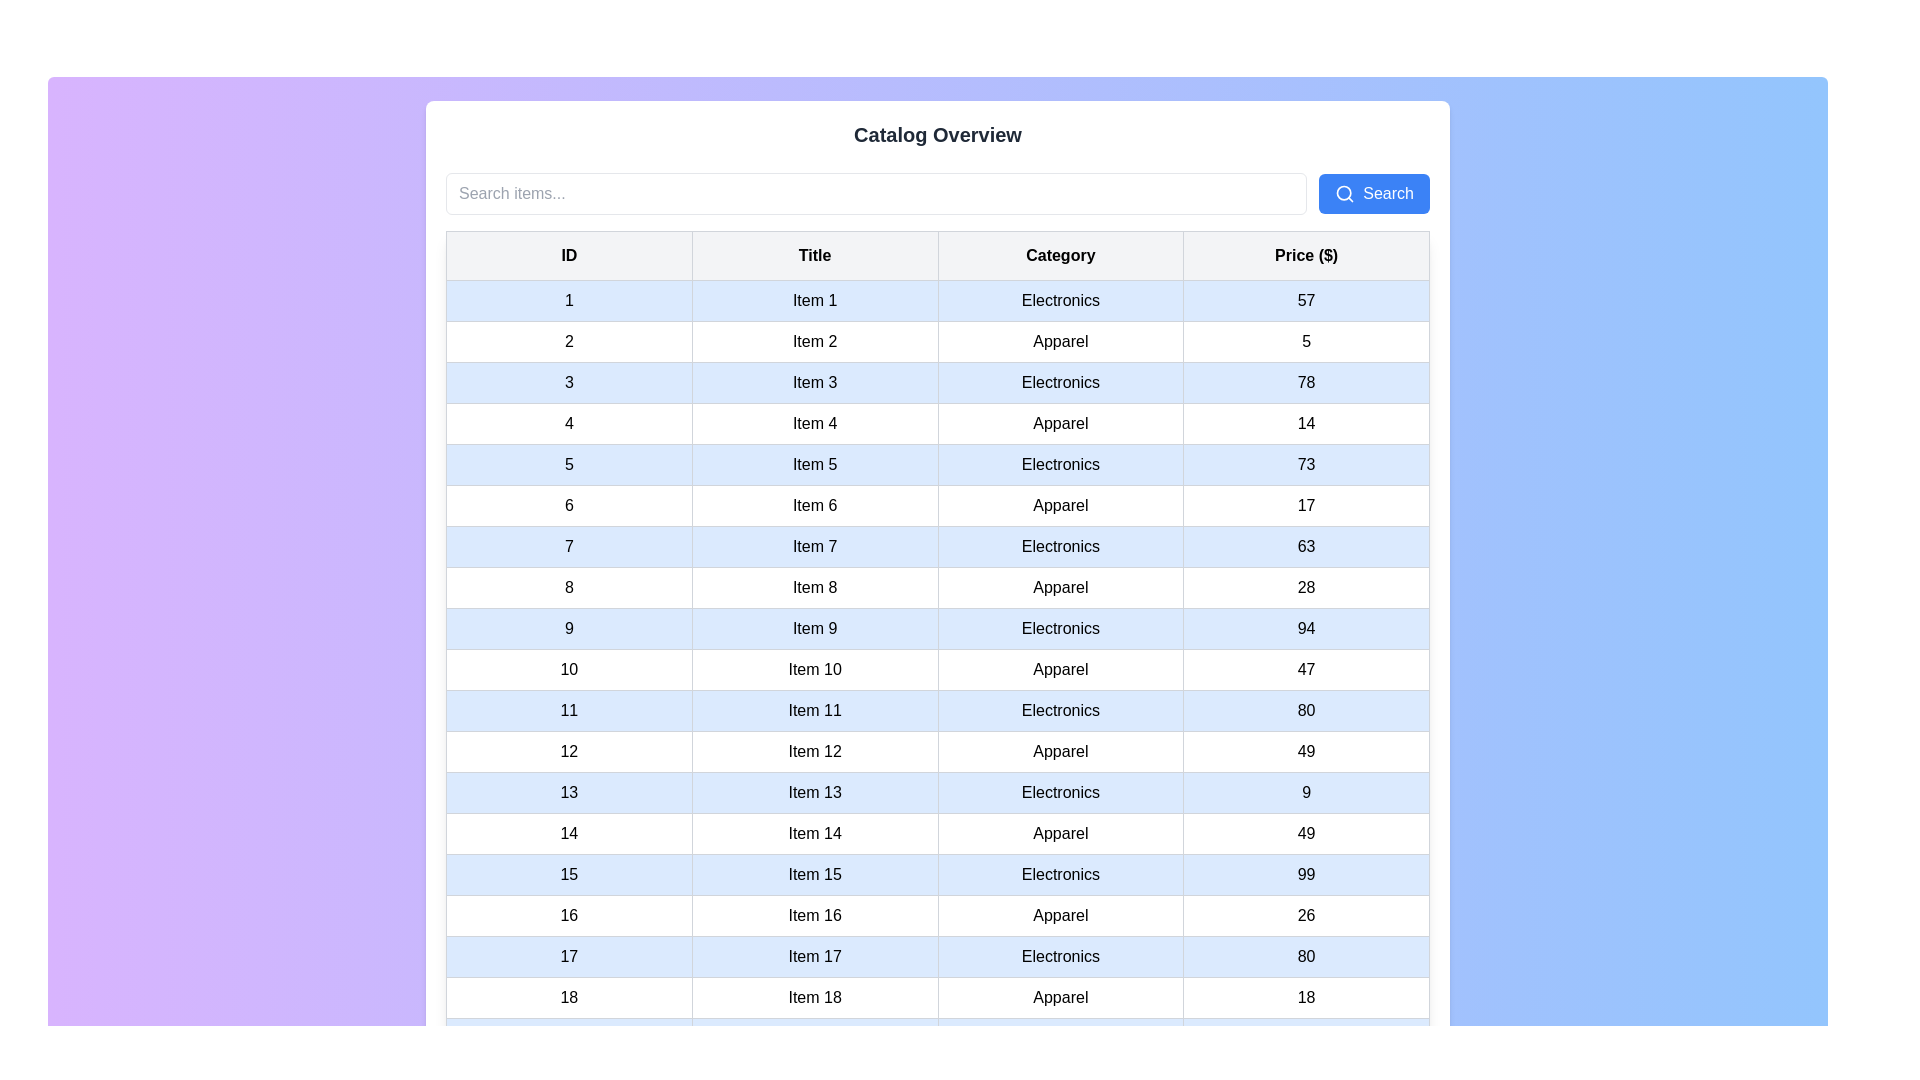 The width and height of the screenshot is (1920, 1080). I want to click on the table cell displaying the number '1' located in the first row under the 'ID' column, so click(568, 300).